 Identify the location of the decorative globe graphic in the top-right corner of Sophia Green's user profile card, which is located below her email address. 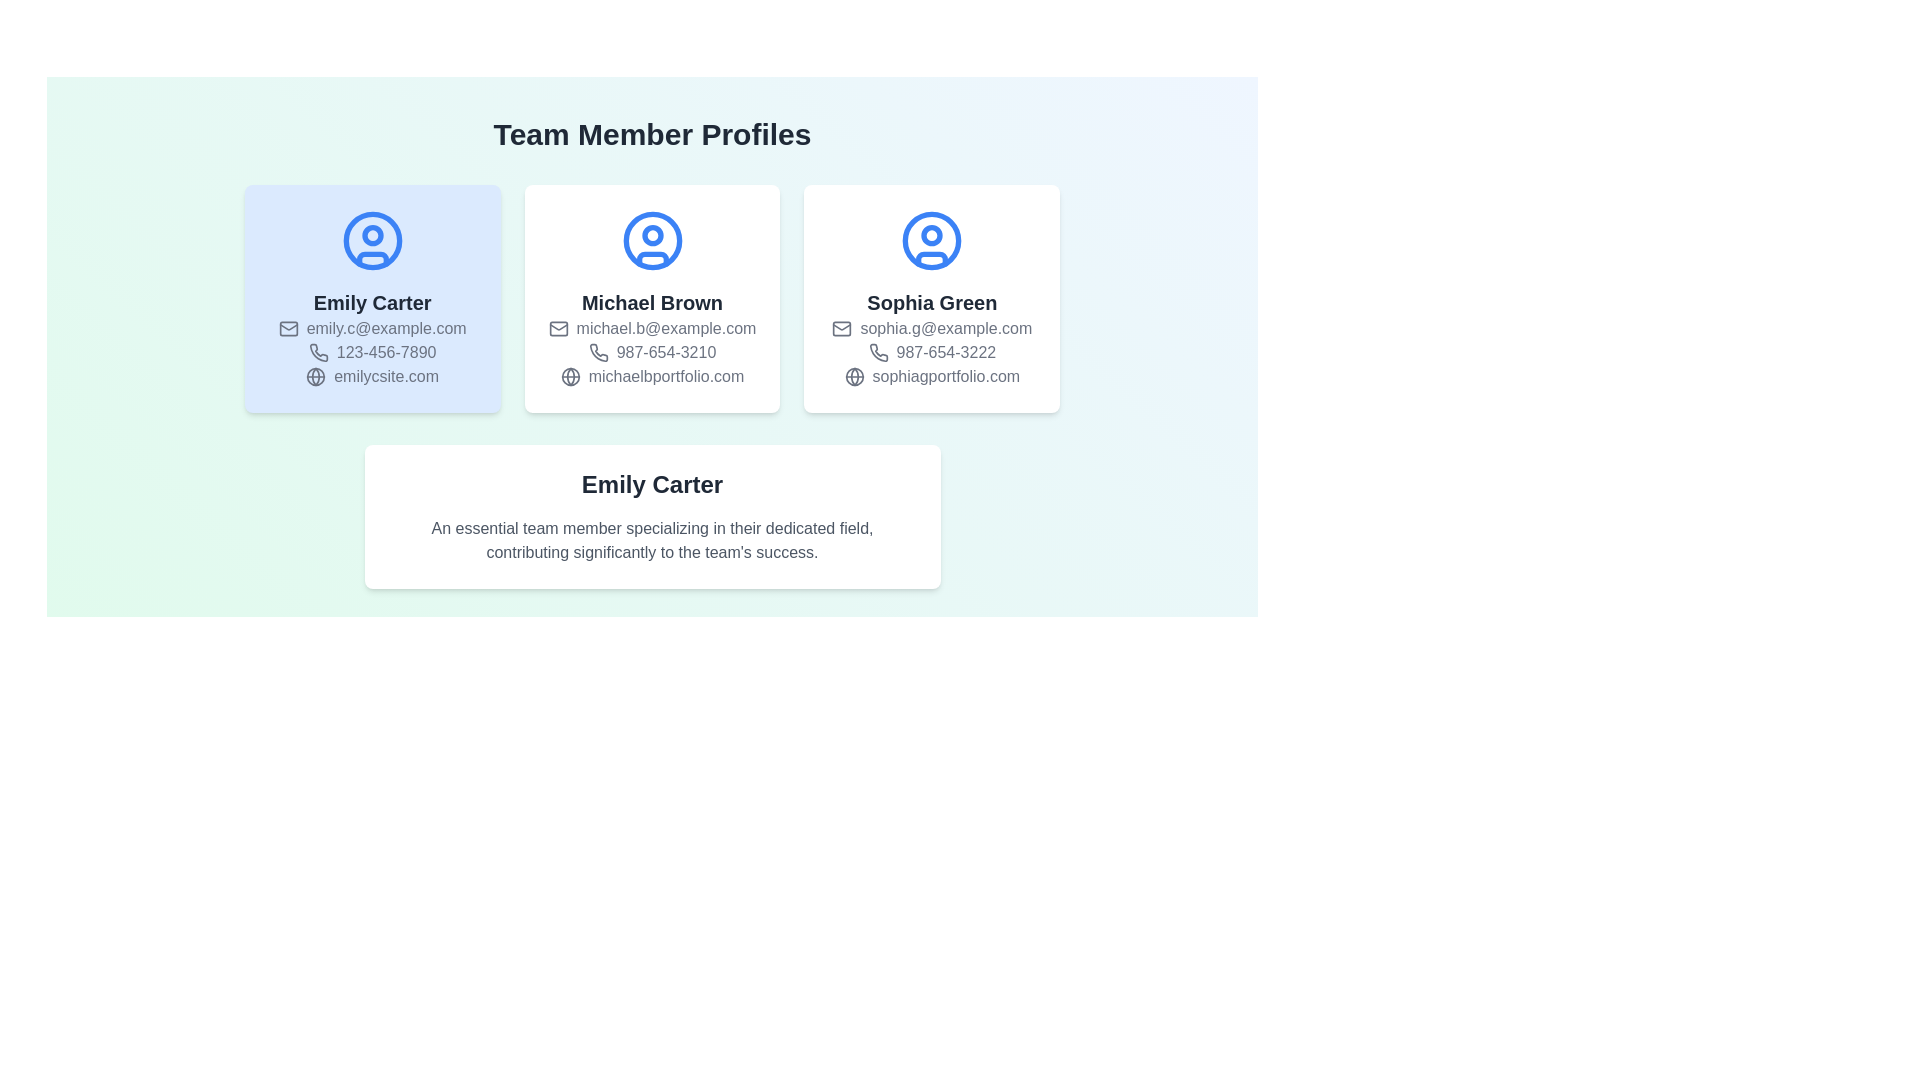
(854, 377).